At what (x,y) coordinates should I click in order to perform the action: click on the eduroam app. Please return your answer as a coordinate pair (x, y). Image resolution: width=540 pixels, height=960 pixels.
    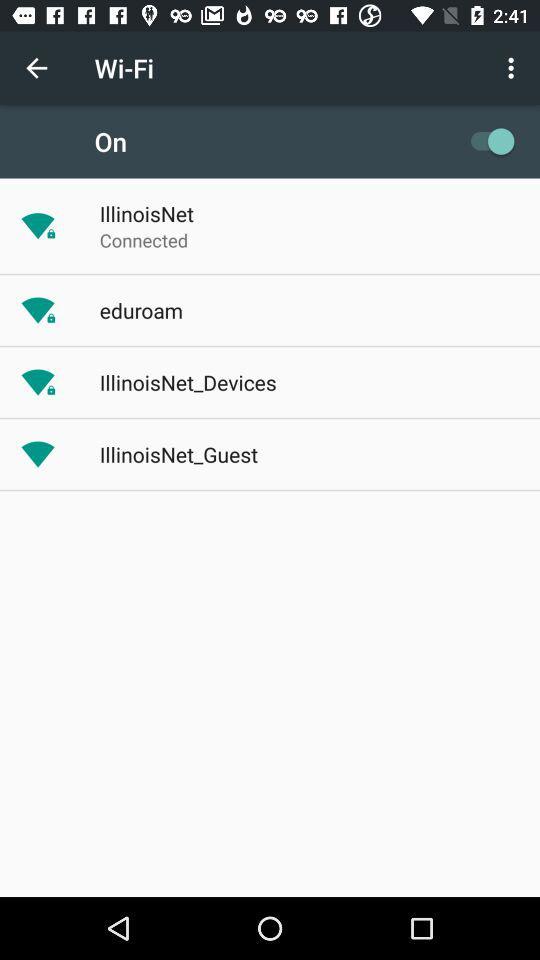
    Looking at the image, I should click on (140, 310).